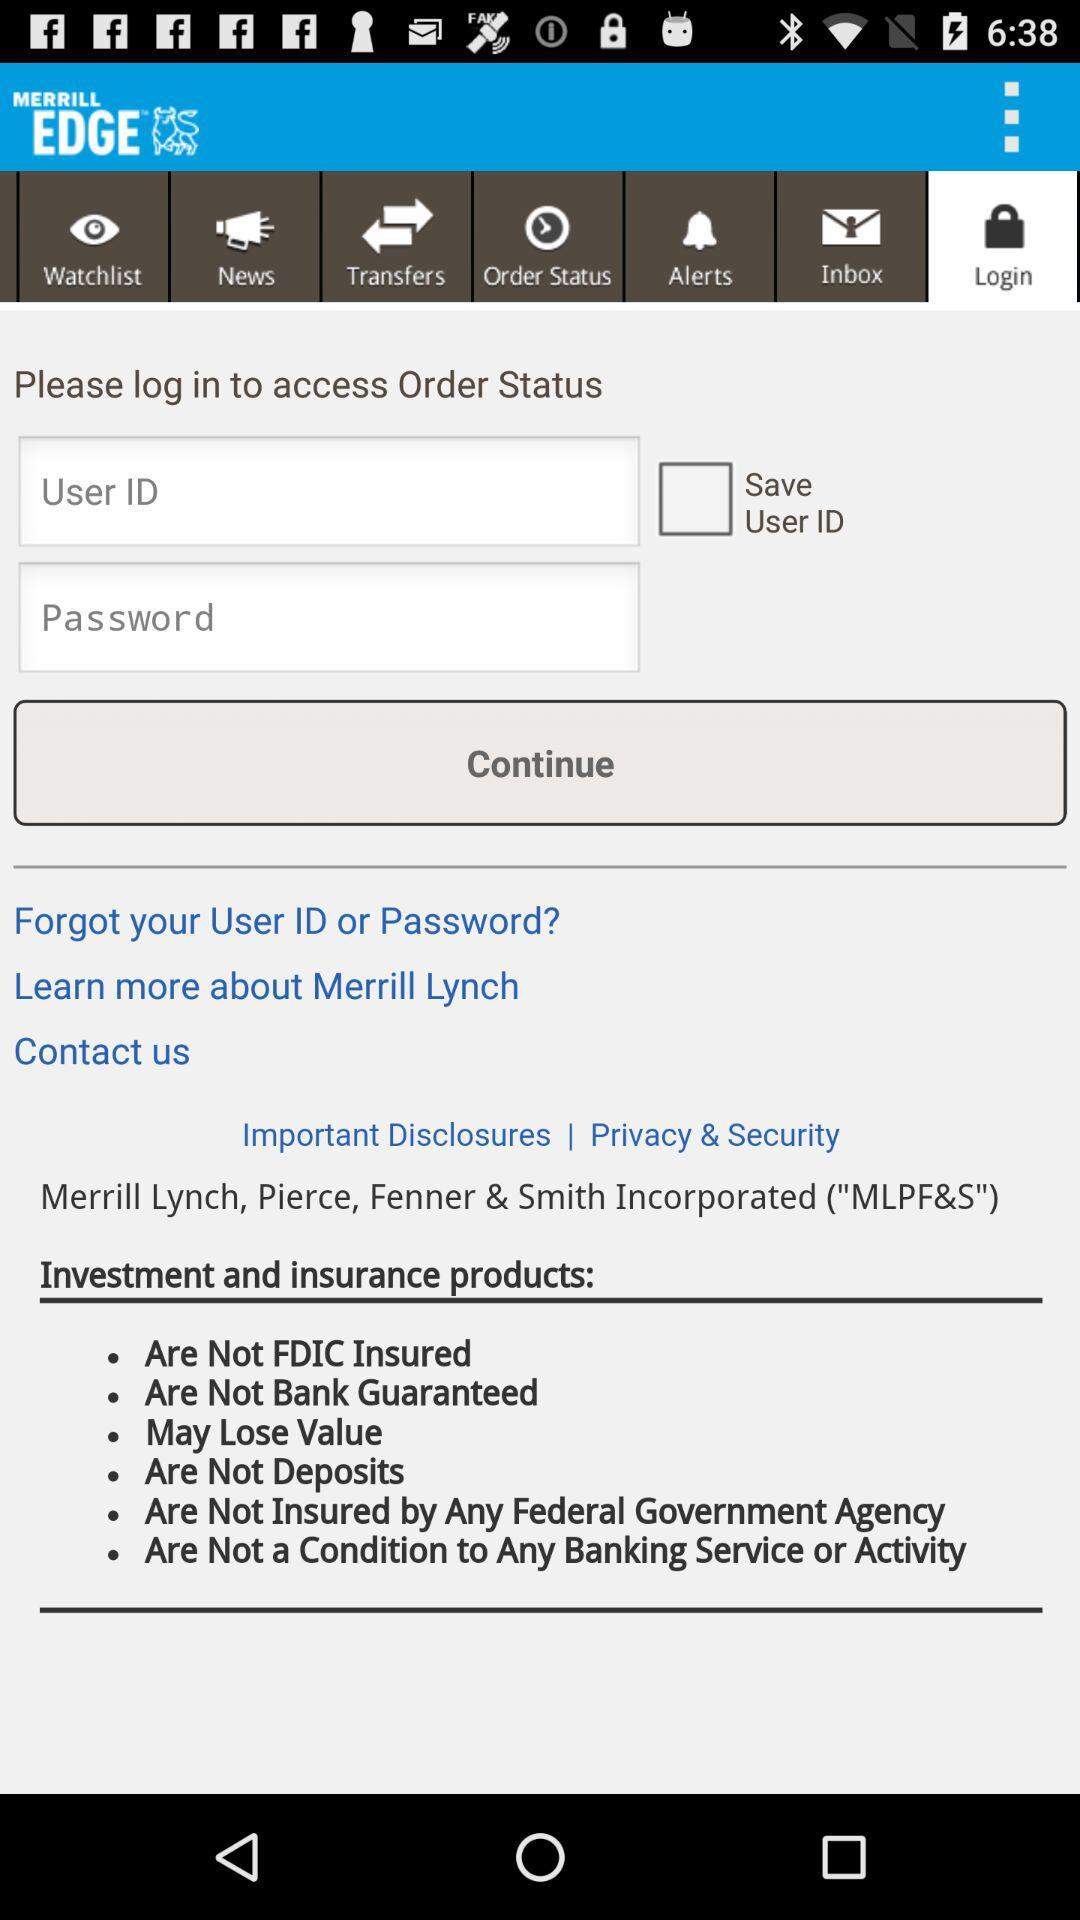  What do you see at coordinates (396, 252) in the screenshot?
I see `the compare icon` at bounding box center [396, 252].